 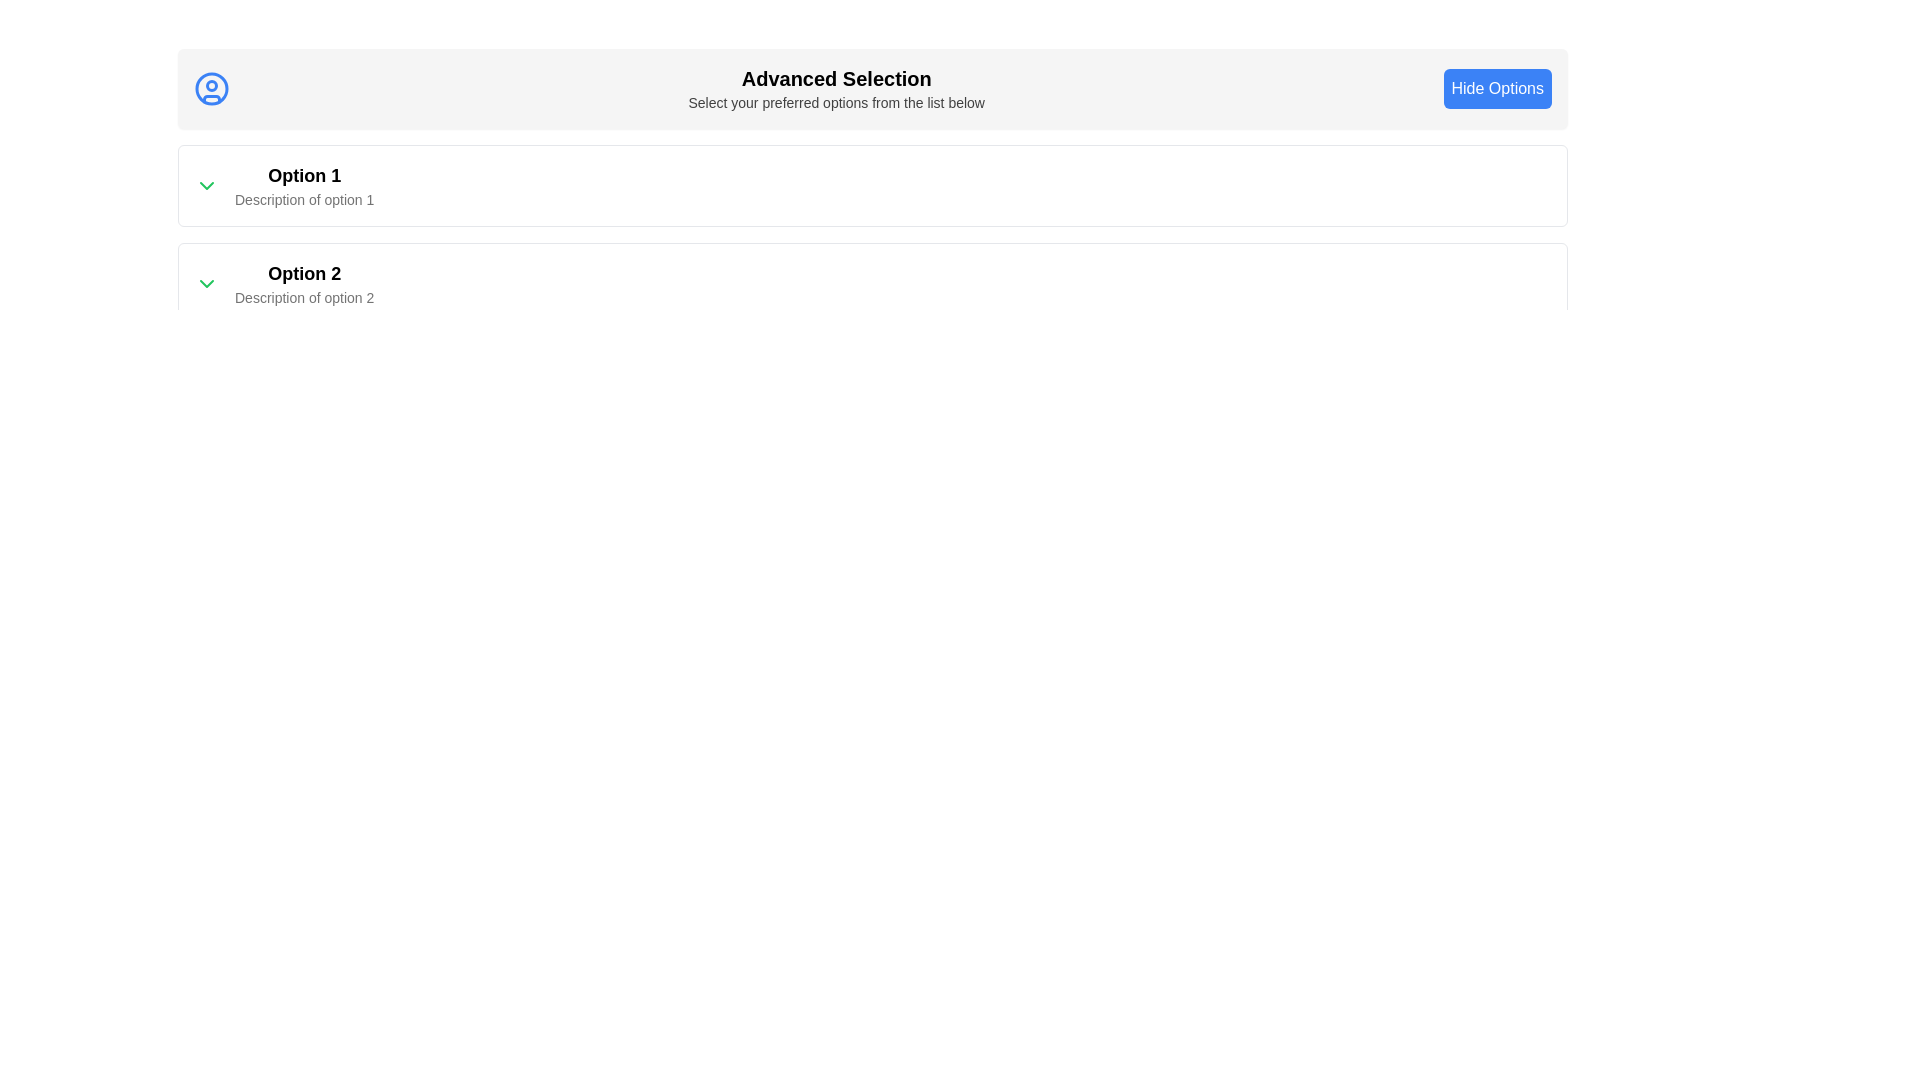 What do you see at coordinates (303, 273) in the screenshot?
I see `the bold text label displaying 'Option 2' to use it as a reference for associated interactive components` at bounding box center [303, 273].